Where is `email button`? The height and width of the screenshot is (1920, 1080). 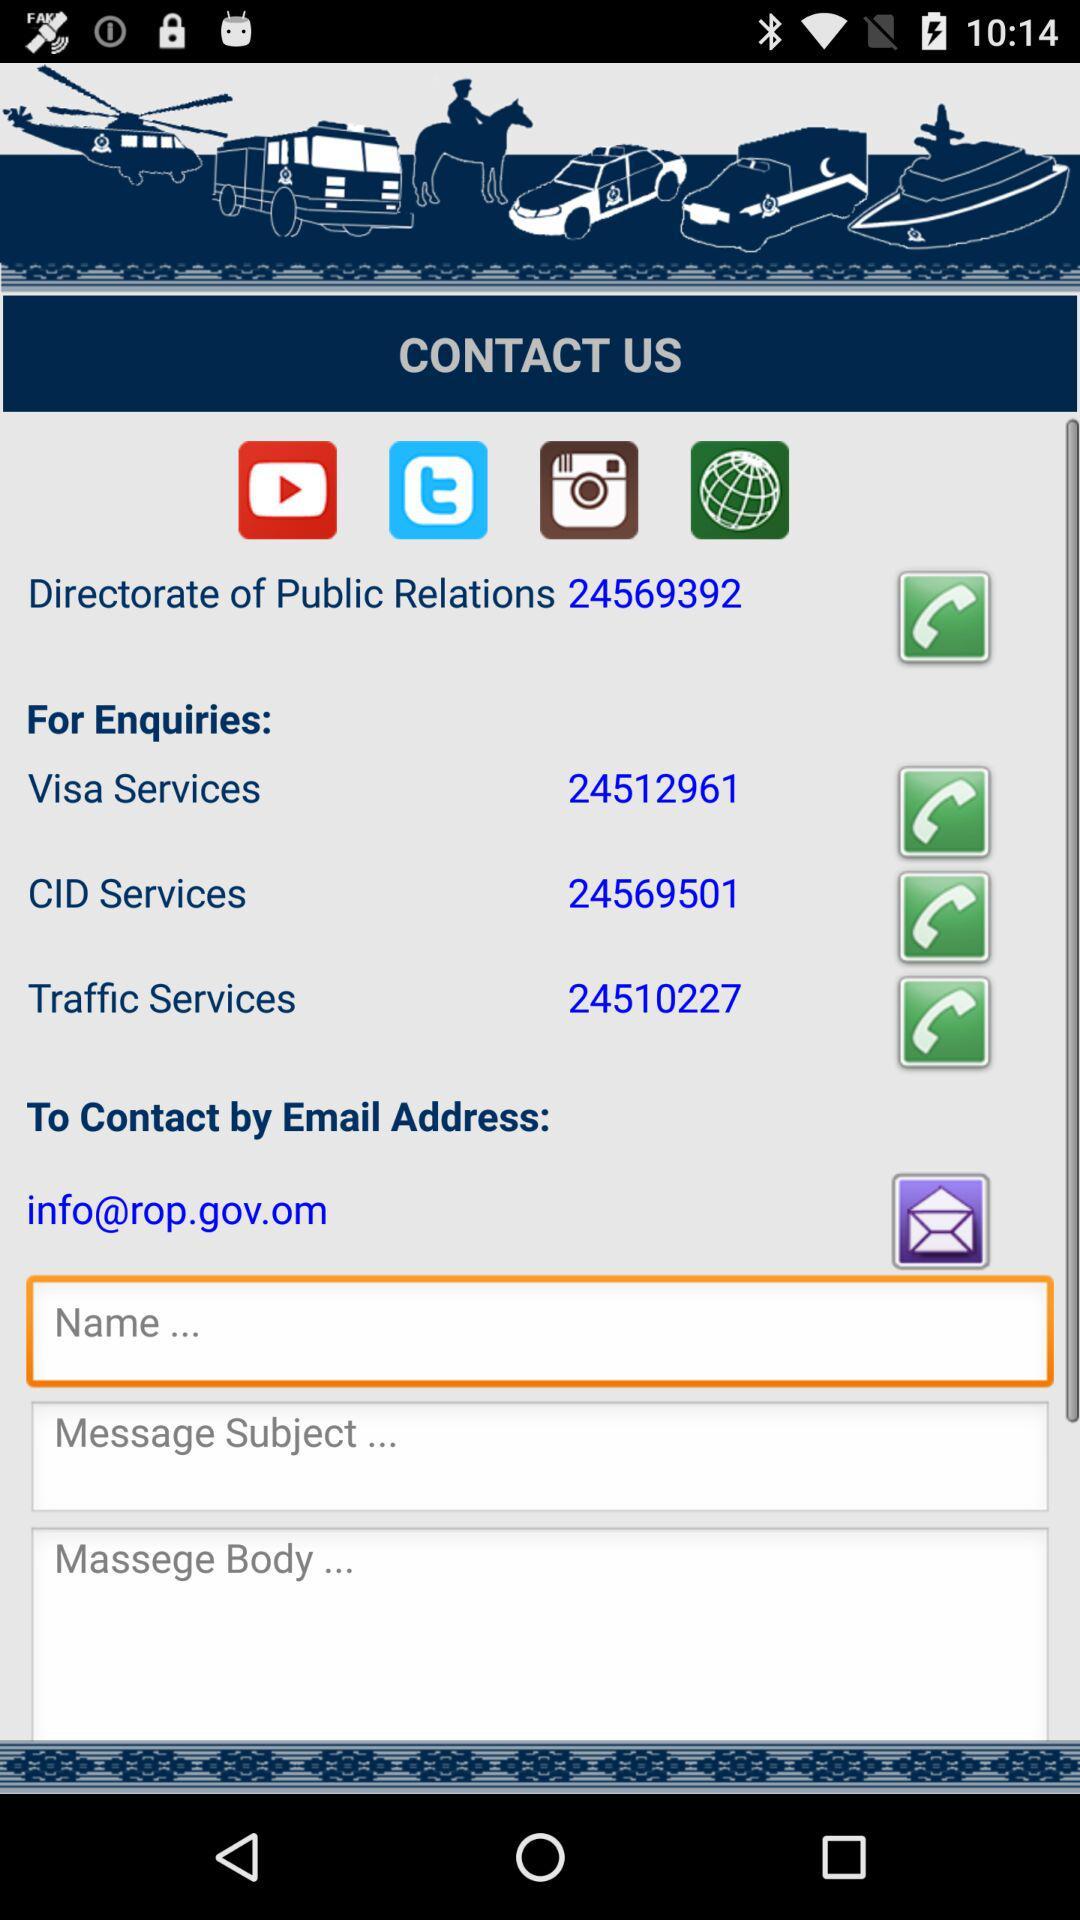 email button is located at coordinates (943, 1219).